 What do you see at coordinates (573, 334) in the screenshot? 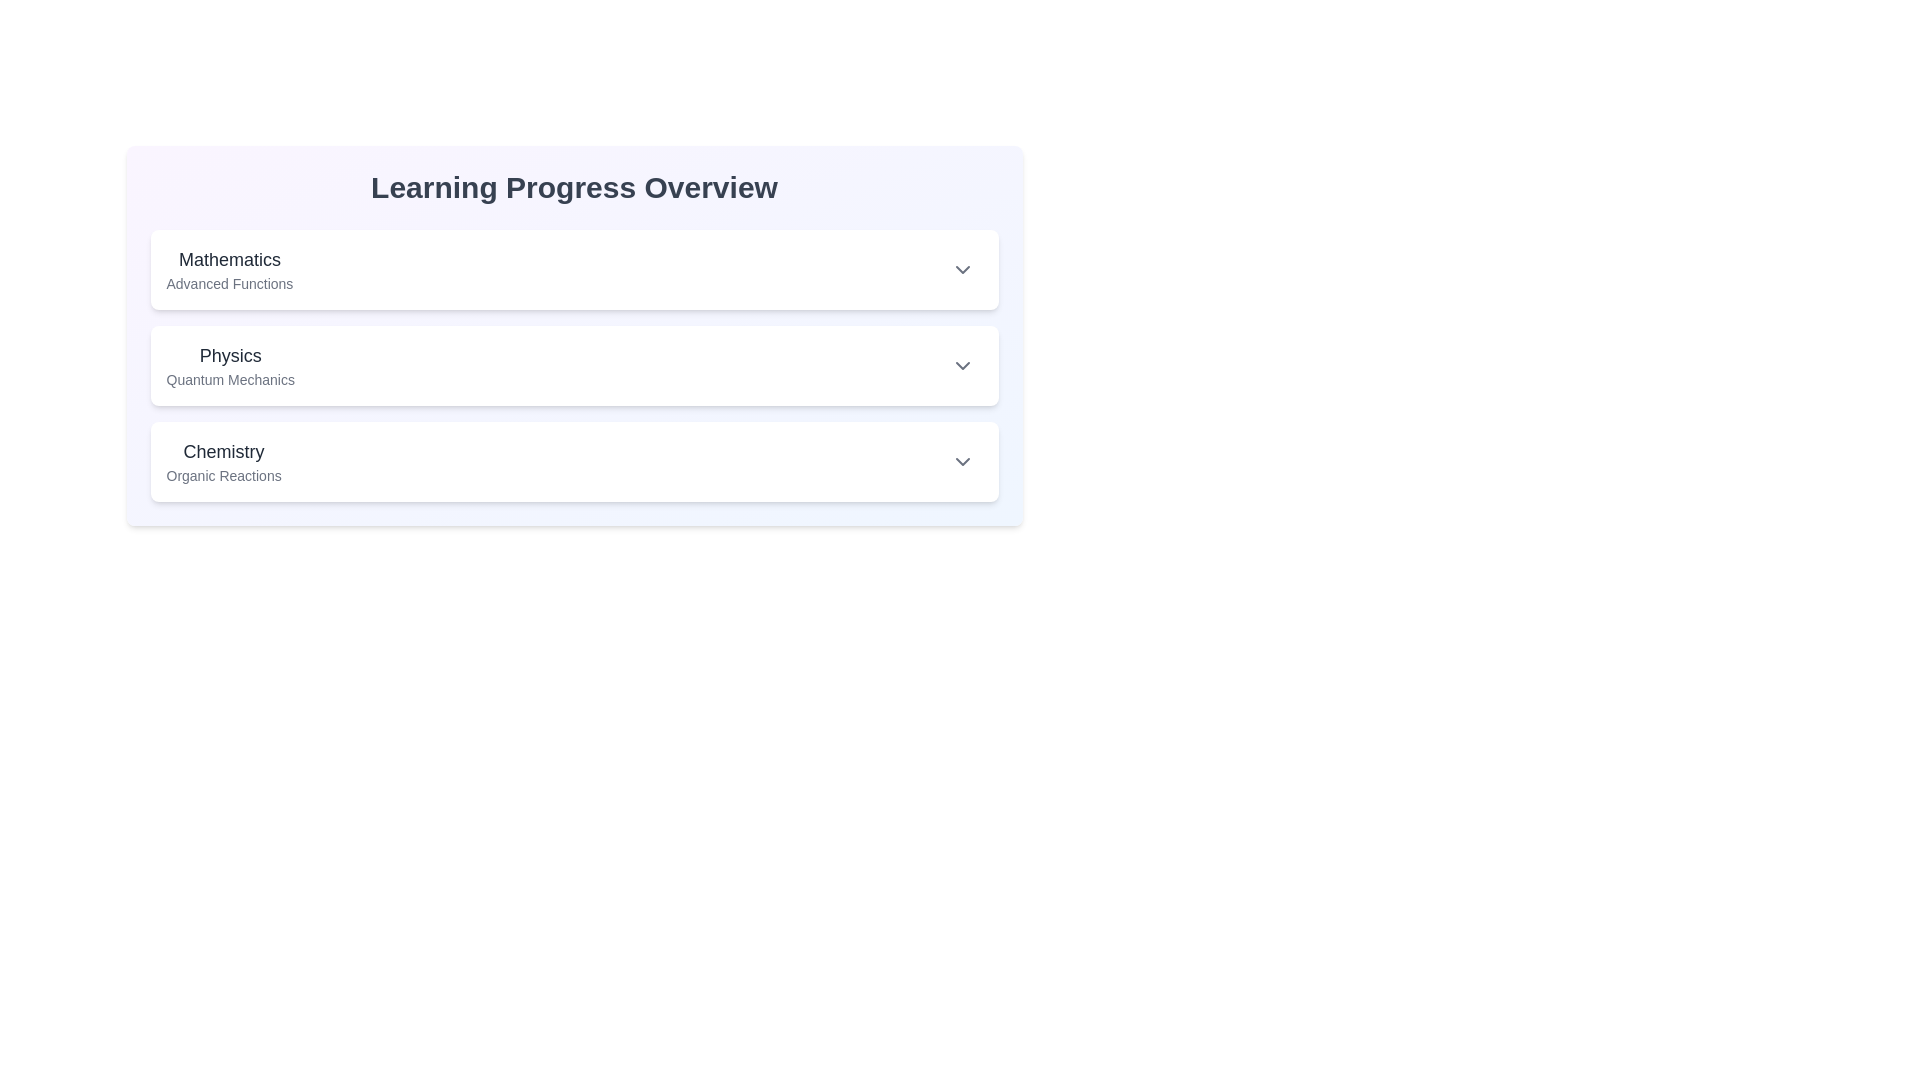
I see `the second subject card within the Information card titled 'Learning Progress Overview', which features a gradient background and includes subjects like 'Mathematics' and 'Physics'` at bounding box center [573, 334].